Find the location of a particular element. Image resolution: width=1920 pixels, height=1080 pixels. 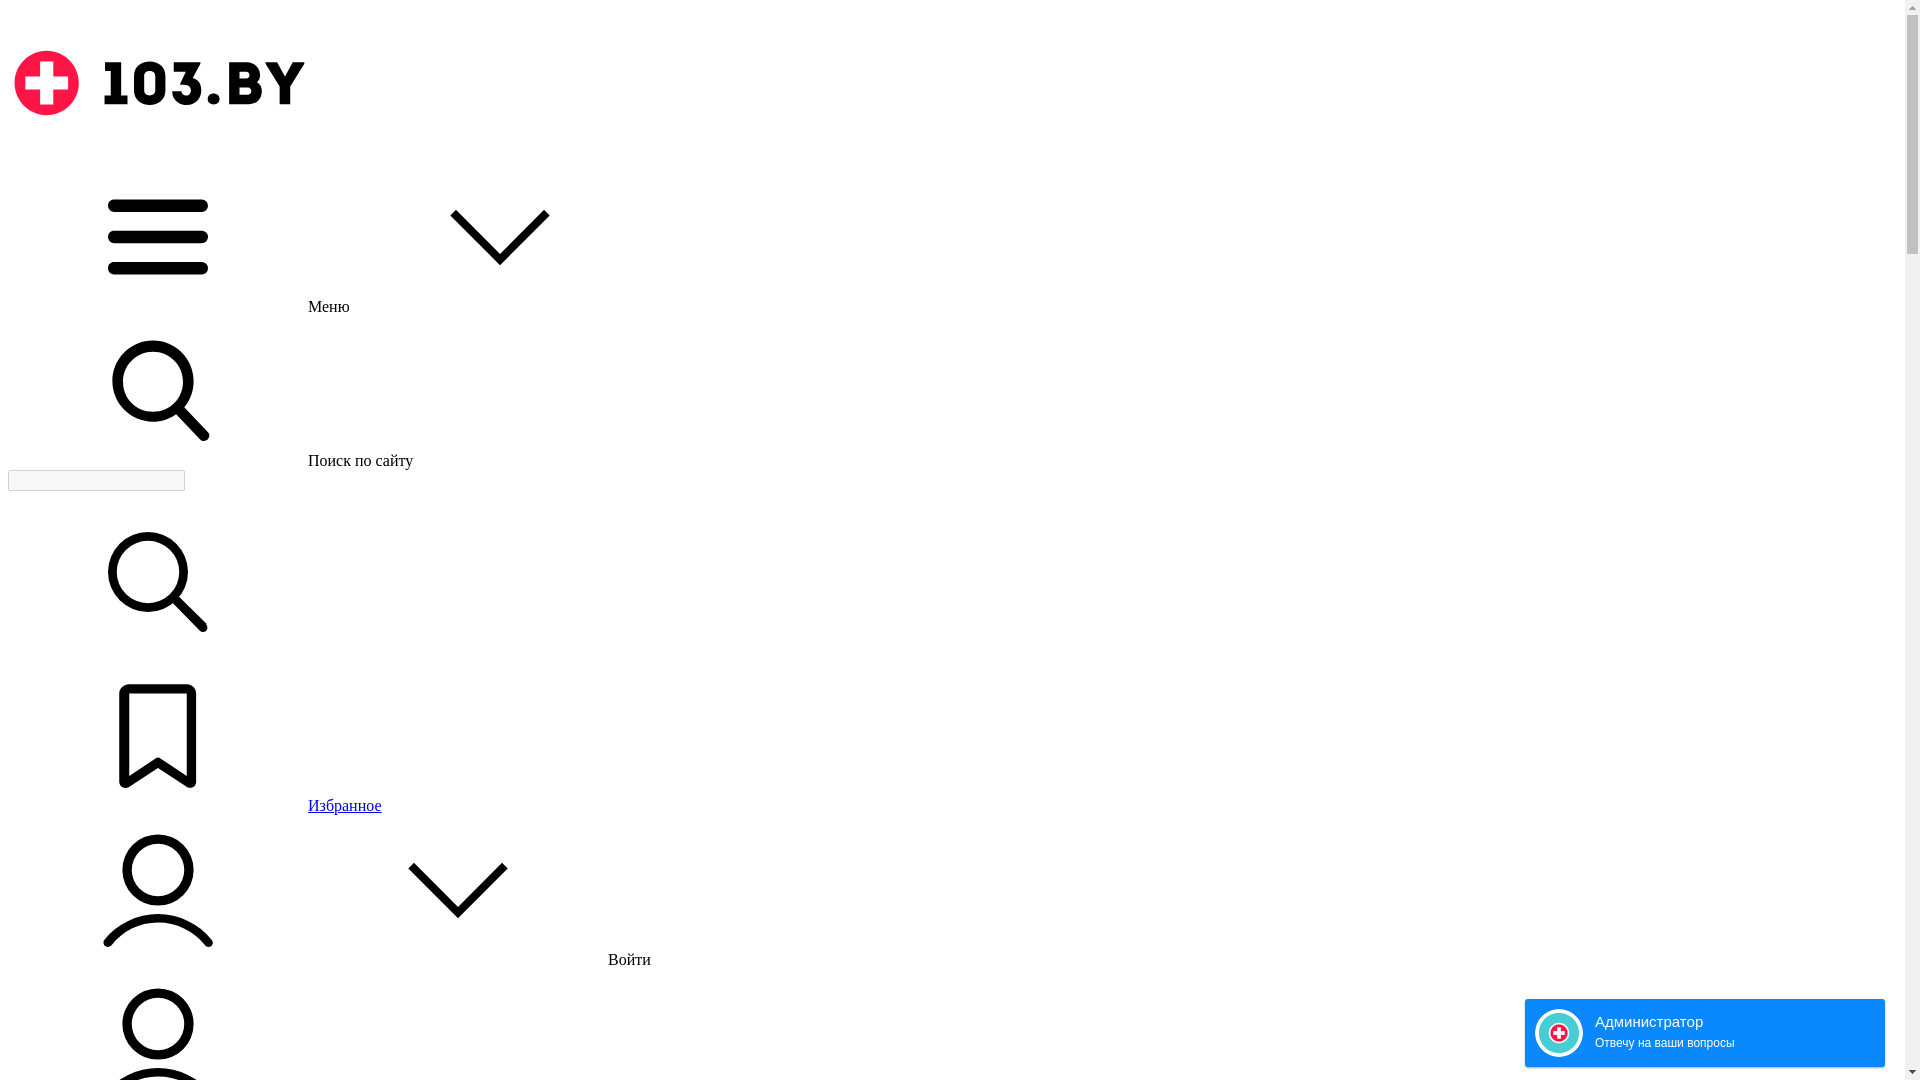

'logo' is located at coordinates (157, 82).